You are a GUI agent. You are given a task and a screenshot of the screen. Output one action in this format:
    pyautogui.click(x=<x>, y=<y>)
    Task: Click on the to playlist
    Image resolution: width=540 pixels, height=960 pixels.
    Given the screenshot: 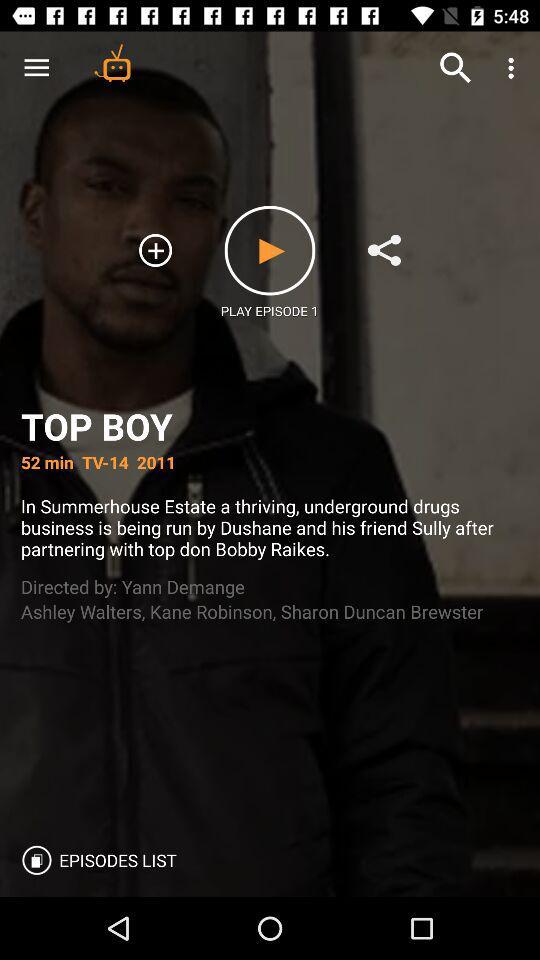 What is the action you would take?
    pyautogui.click(x=154, y=249)
    